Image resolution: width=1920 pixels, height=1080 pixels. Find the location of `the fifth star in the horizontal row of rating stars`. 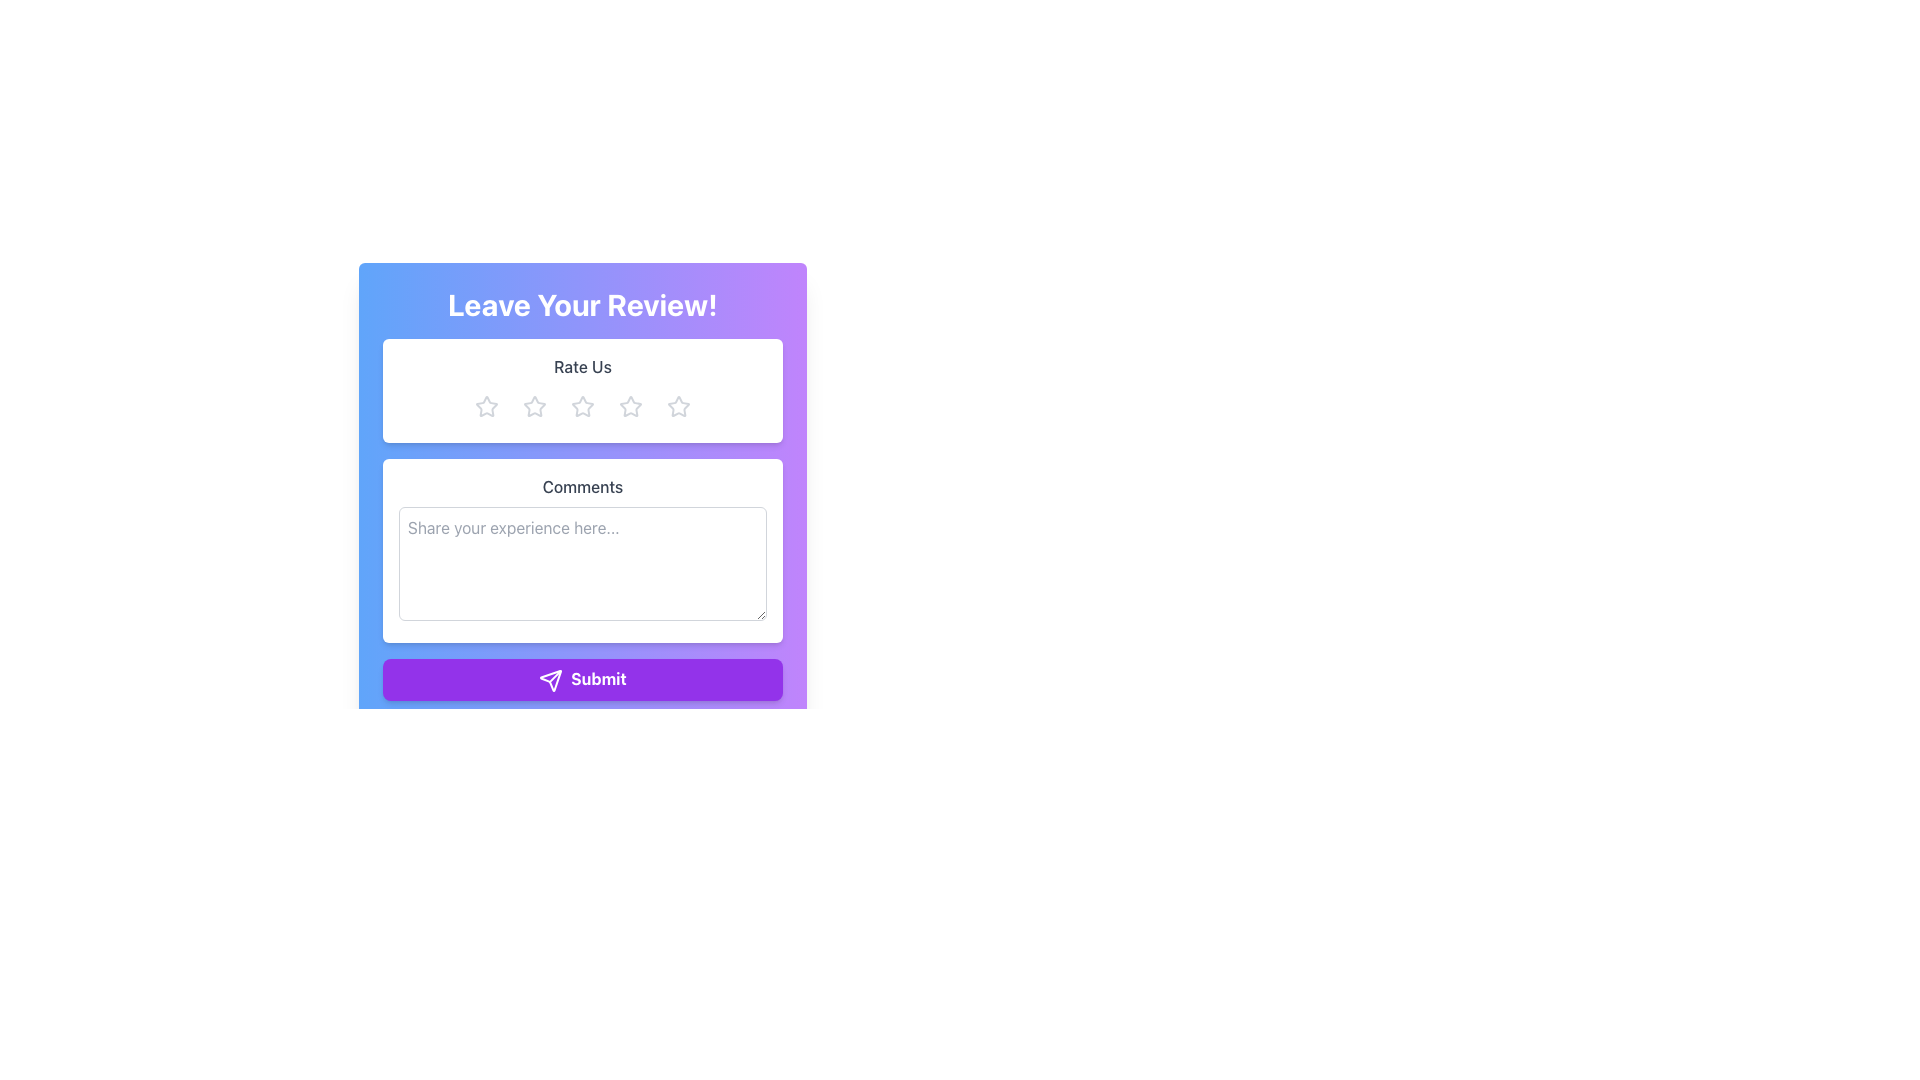

the fifth star in the horizontal row of rating stars is located at coordinates (678, 406).